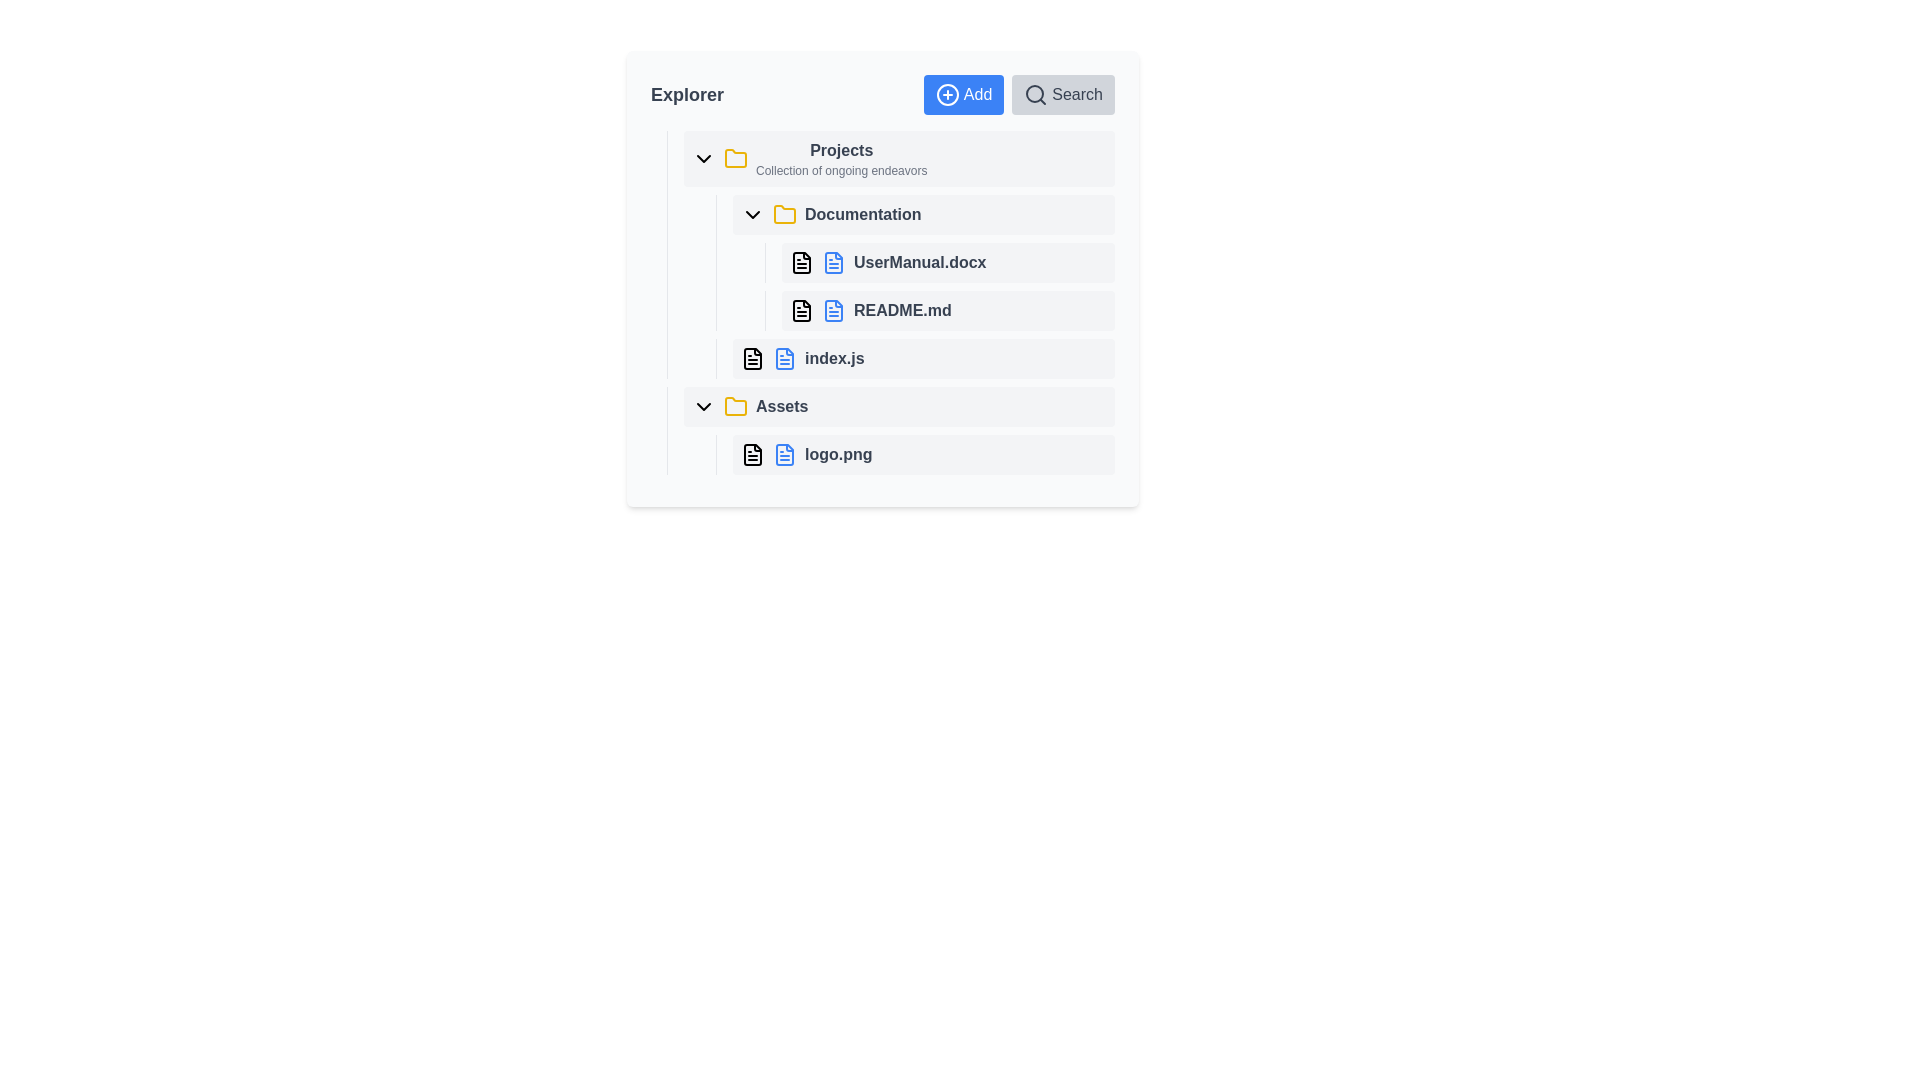 This screenshot has width=1920, height=1080. Describe the element at coordinates (882, 303) in the screenshot. I see `the text label displaying 'README.md' in the file explorer` at that location.